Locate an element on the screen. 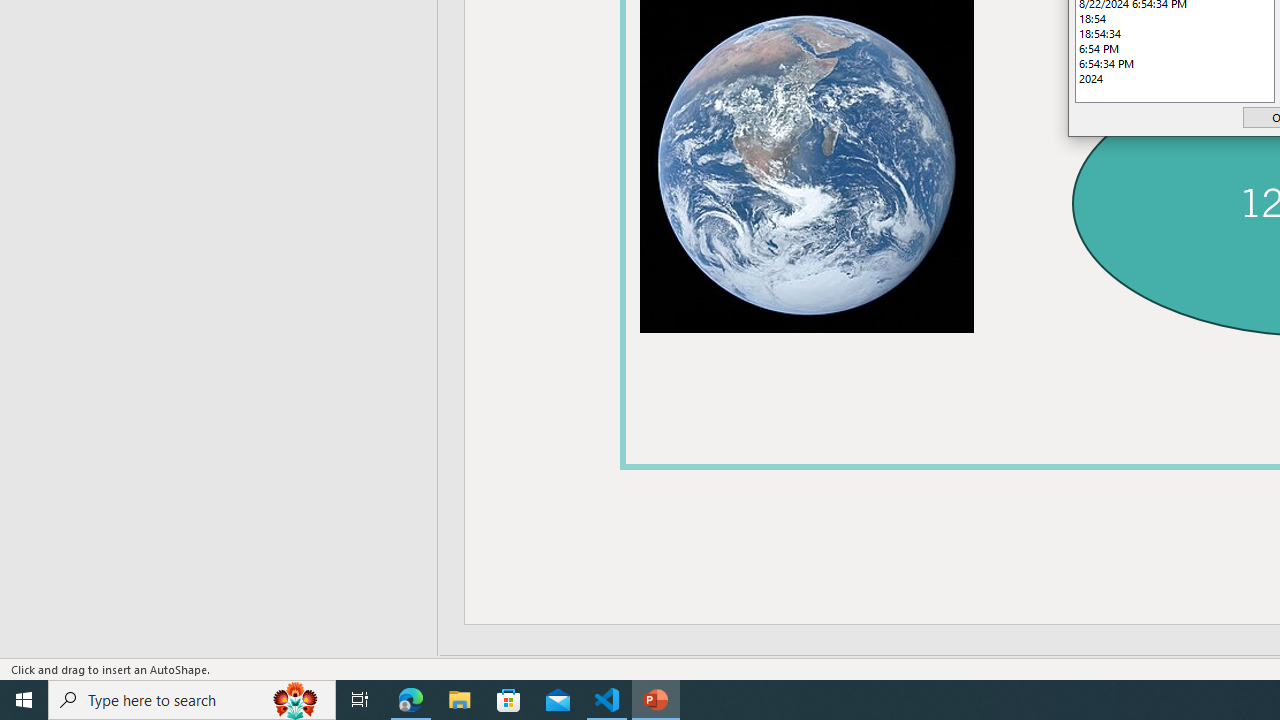 The width and height of the screenshot is (1280, 720). '18:54' is located at coordinates (1175, 18).